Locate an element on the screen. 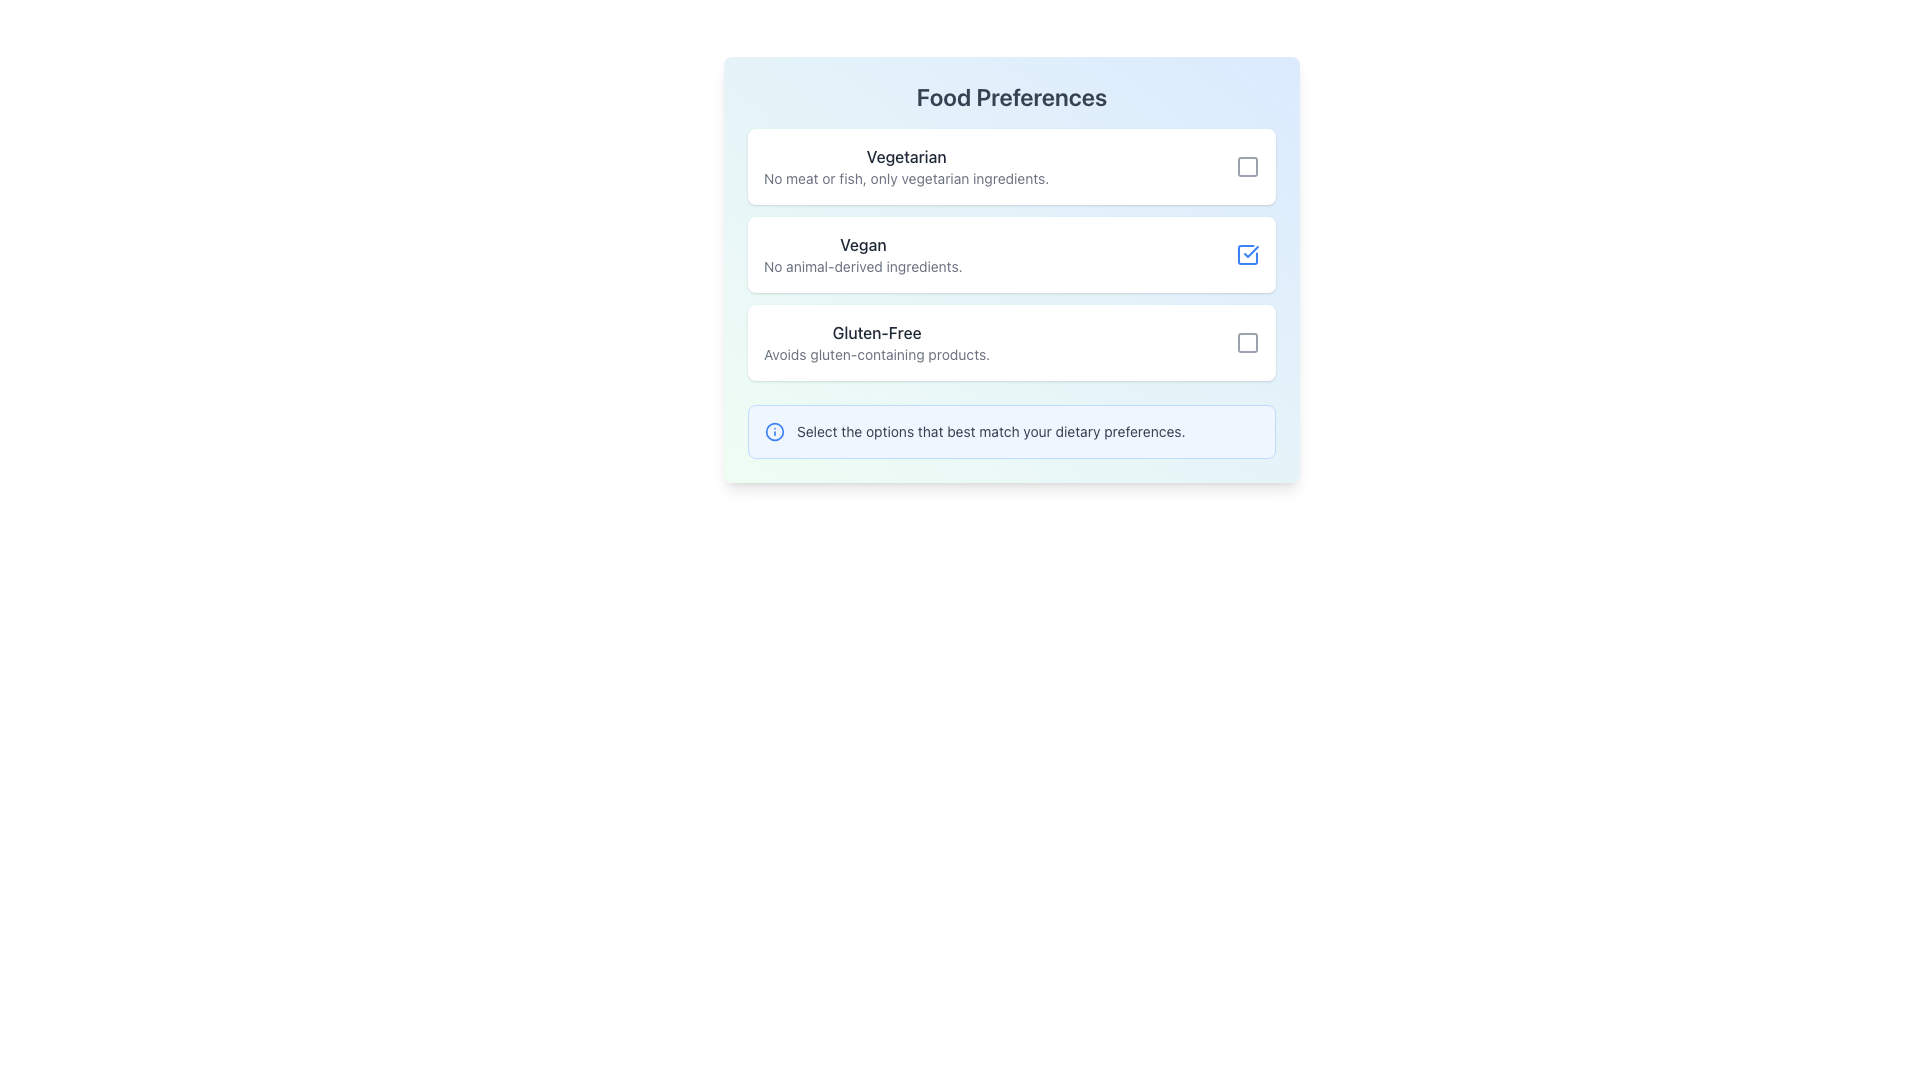 The image size is (1920, 1080). the 'Gluten-Free' checkbox option in the Food Preferences list is located at coordinates (1012, 342).